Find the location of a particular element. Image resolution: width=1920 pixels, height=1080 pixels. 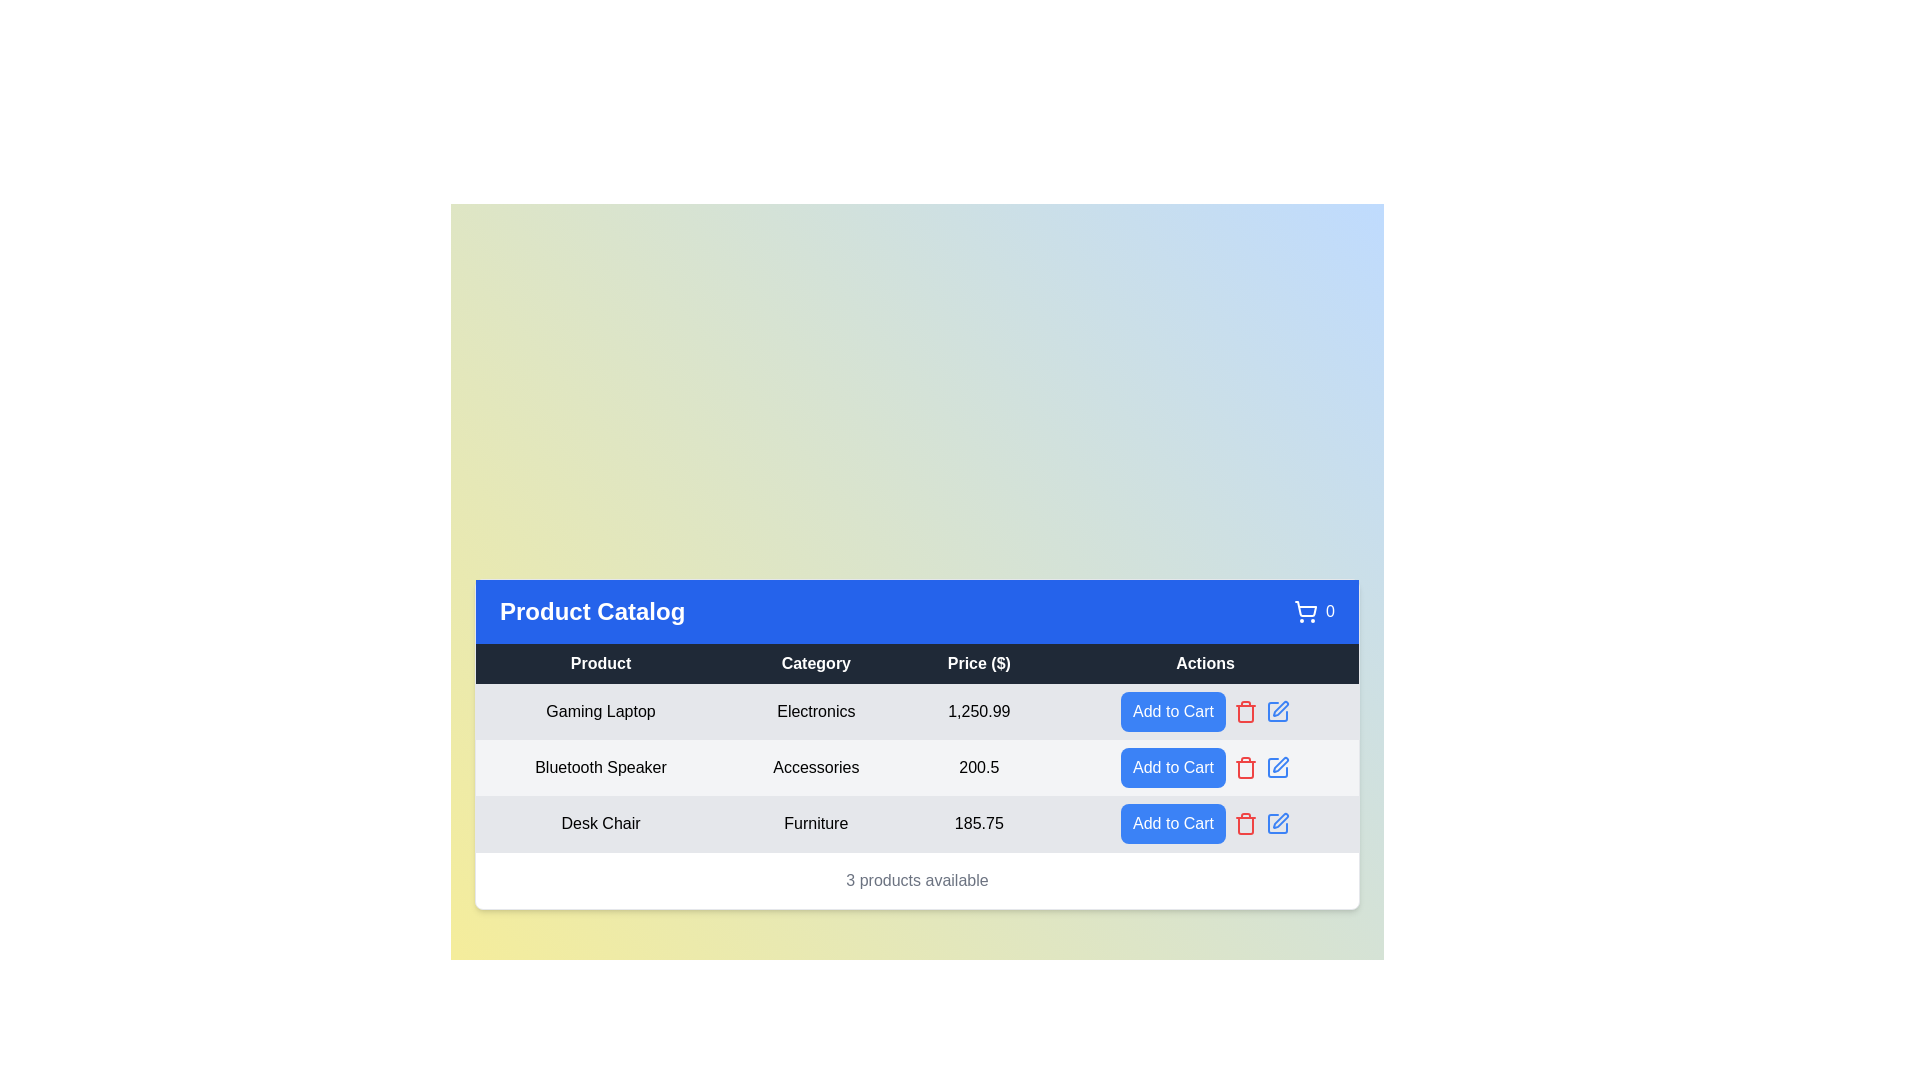

the edit icon button located in the last row of the table in the 'Actions' column, which is the second icon to the left of the trash bin icon is located at coordinates (1280, 707).